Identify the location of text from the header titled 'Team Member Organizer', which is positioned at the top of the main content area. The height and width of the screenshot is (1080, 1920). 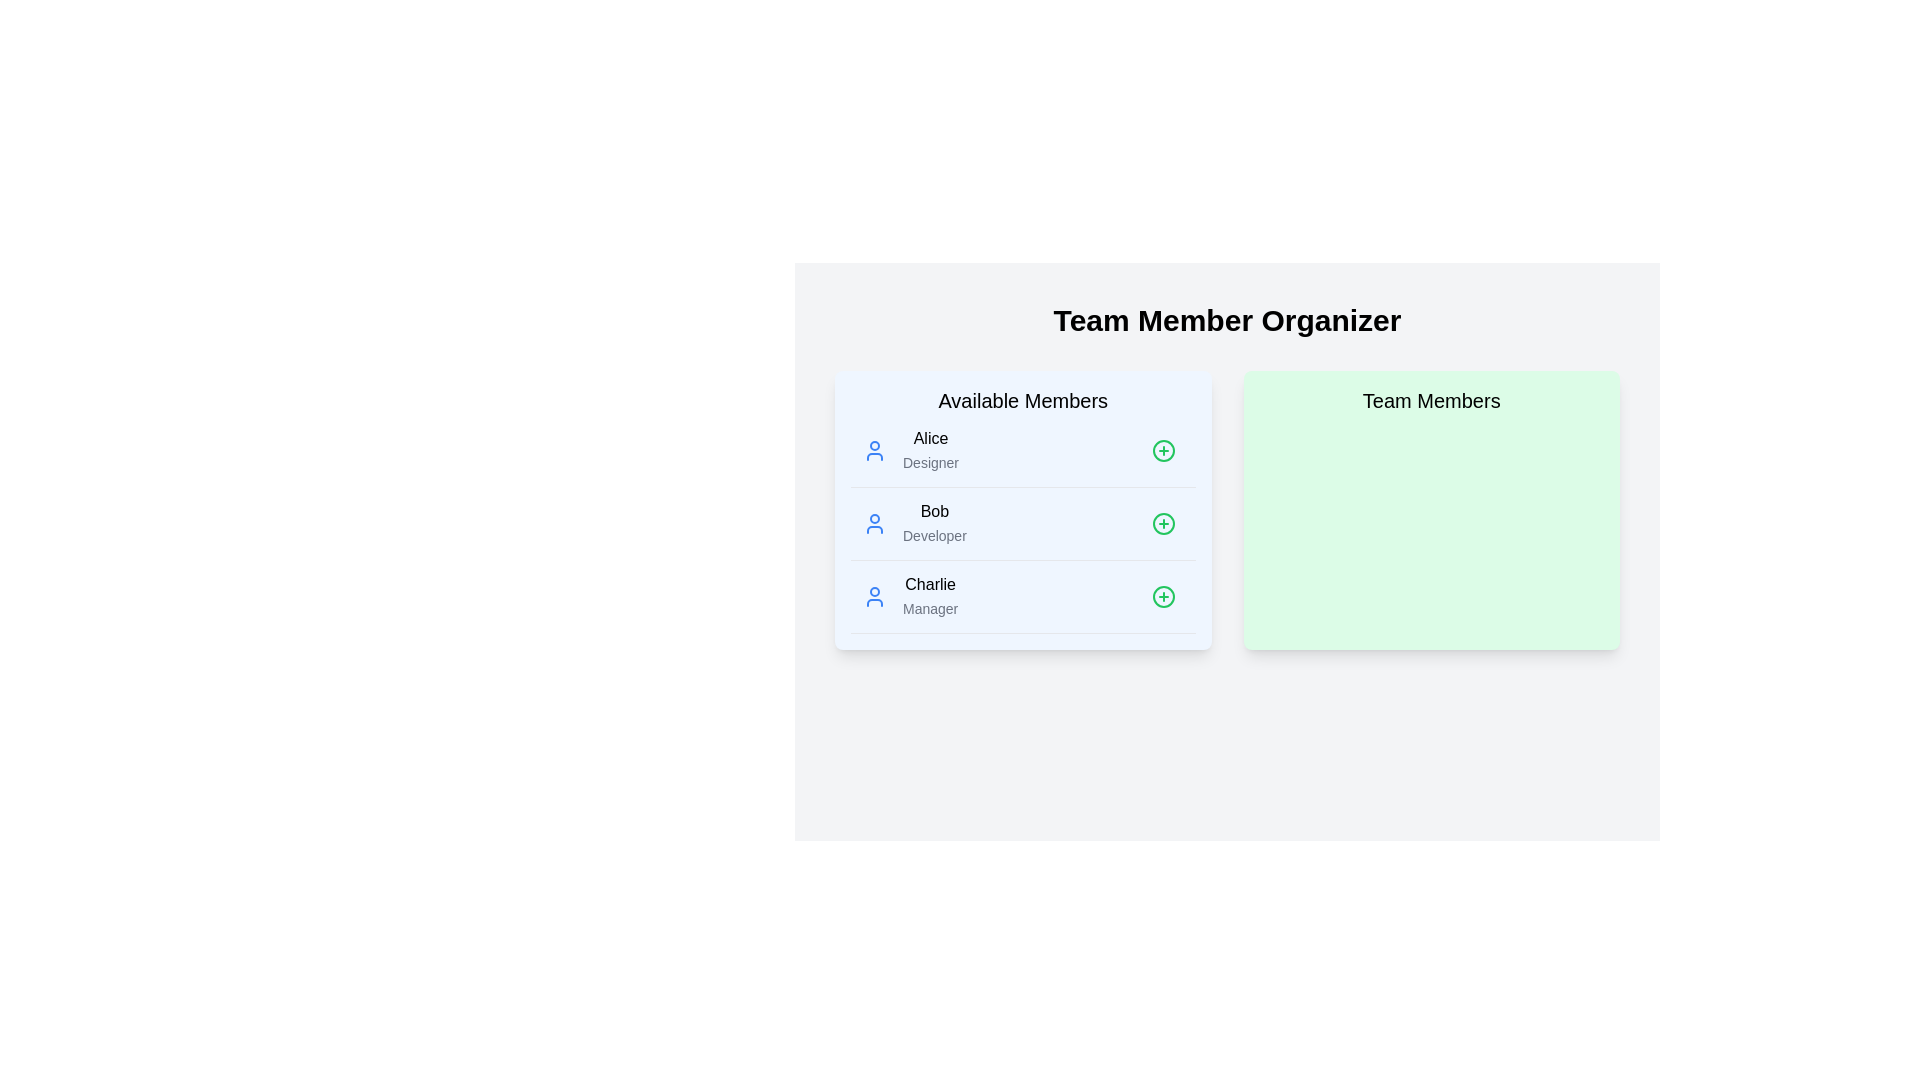
(1226, 319).